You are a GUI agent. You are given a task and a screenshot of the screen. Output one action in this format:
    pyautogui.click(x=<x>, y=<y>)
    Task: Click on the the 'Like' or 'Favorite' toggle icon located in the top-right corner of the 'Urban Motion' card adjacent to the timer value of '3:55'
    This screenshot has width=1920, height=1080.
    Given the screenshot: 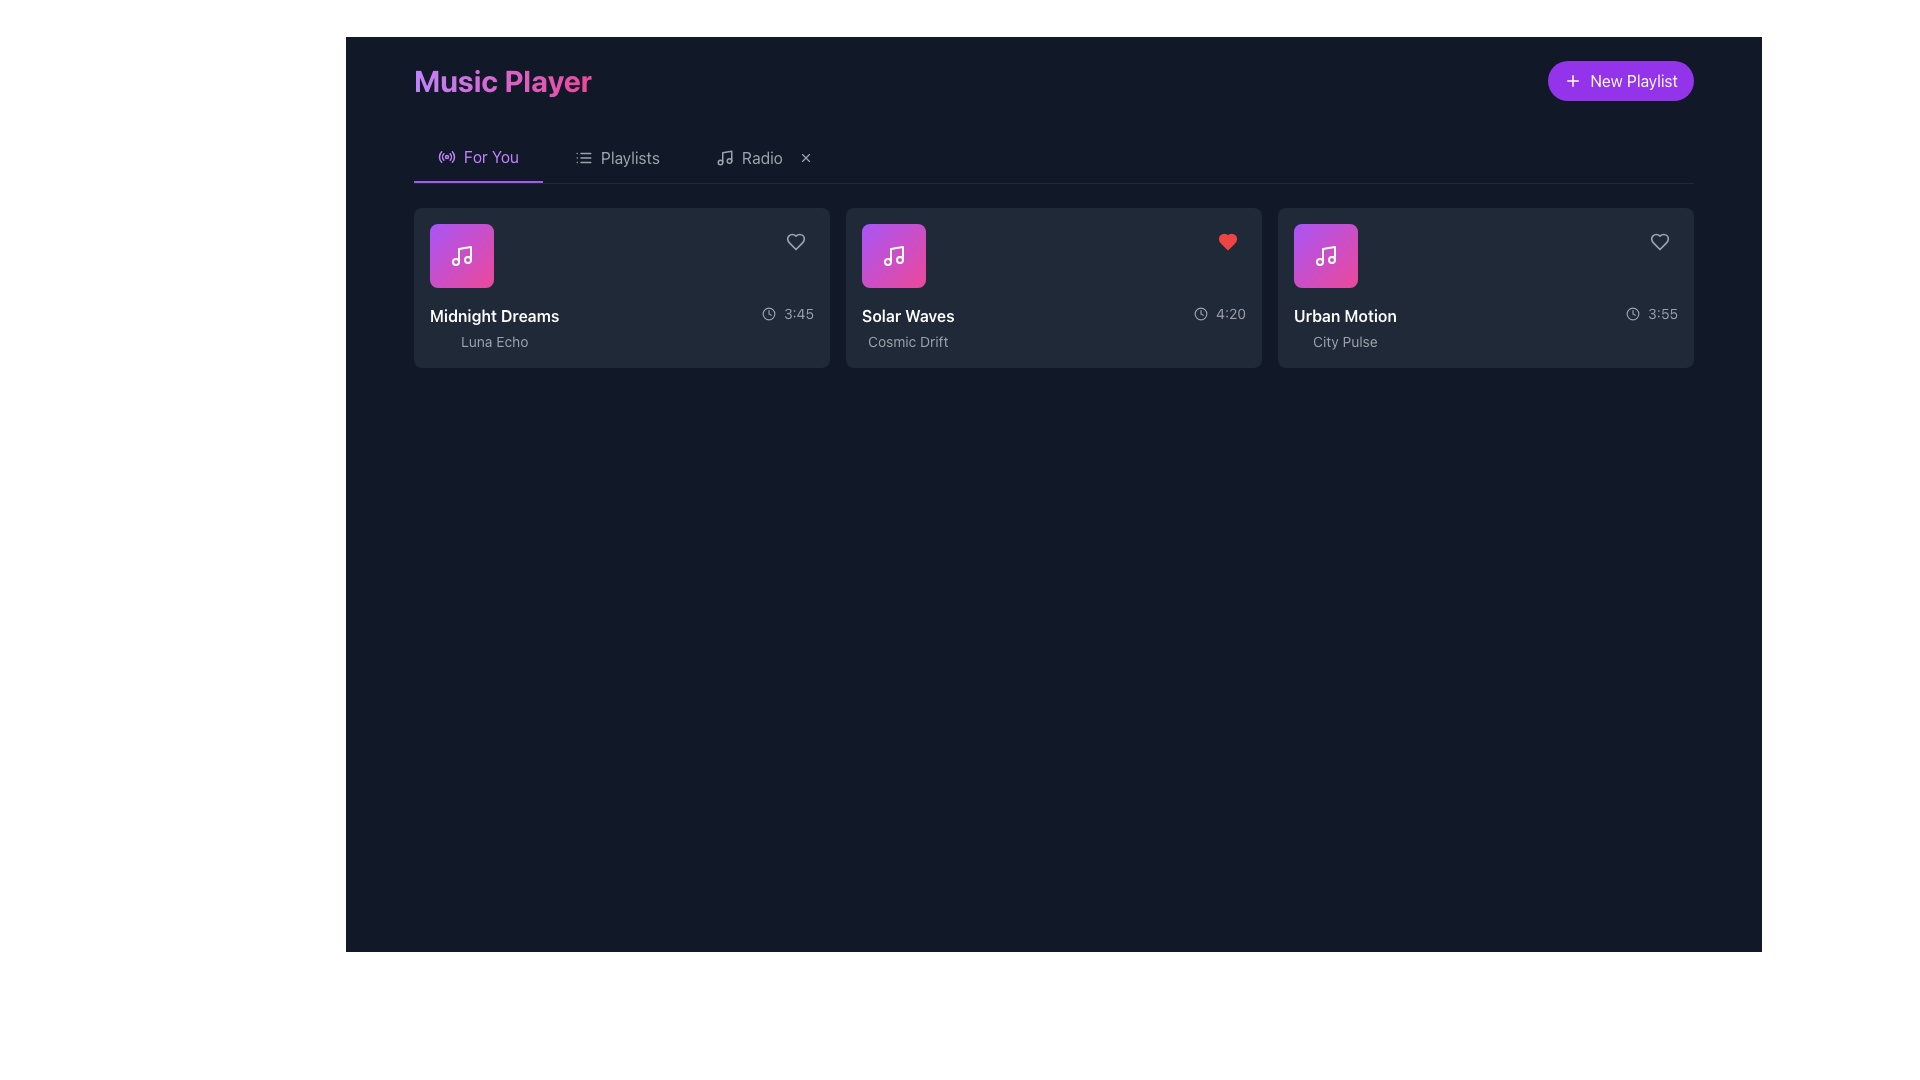 What is the action you would take?
    pyautogui.click(x=1660, y=241)
    